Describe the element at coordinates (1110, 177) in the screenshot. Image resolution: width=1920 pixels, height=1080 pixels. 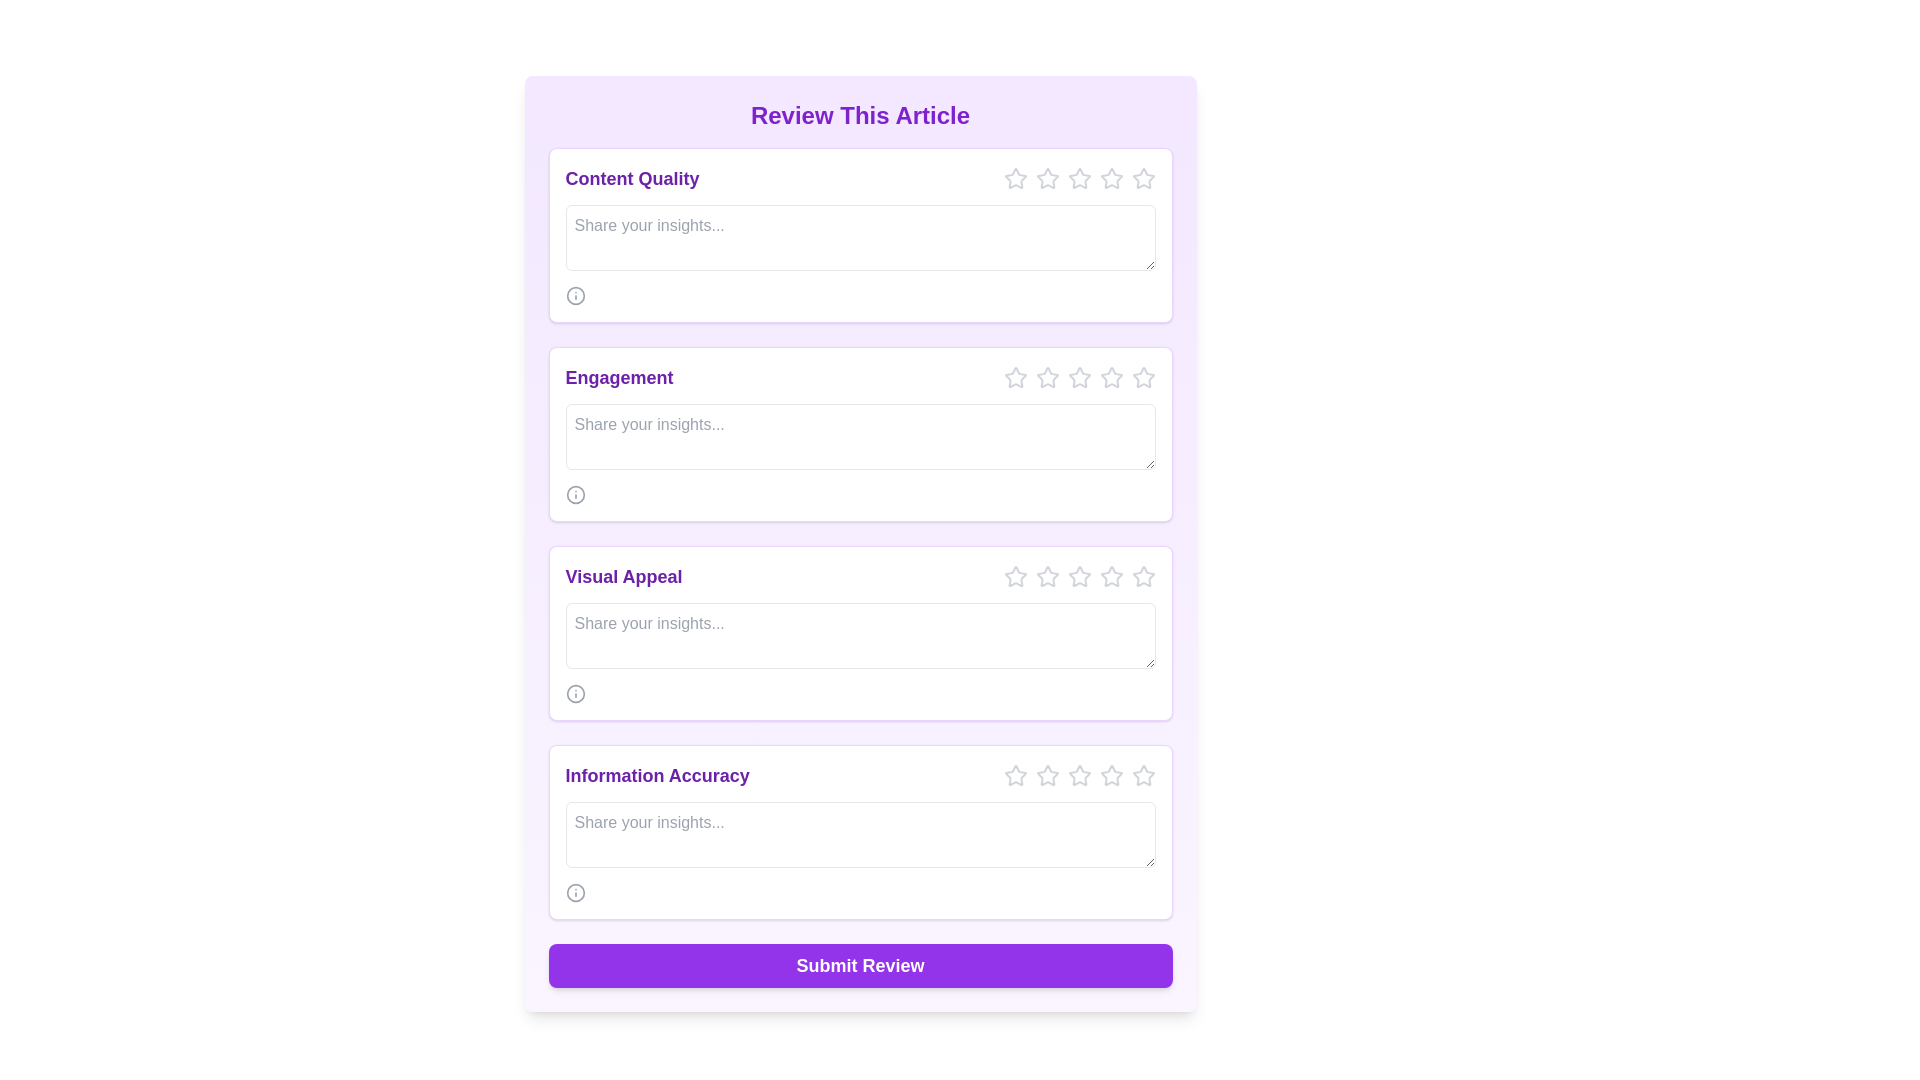
I see `the fifth interactive star rating icon in the Content Quality section` at that location.